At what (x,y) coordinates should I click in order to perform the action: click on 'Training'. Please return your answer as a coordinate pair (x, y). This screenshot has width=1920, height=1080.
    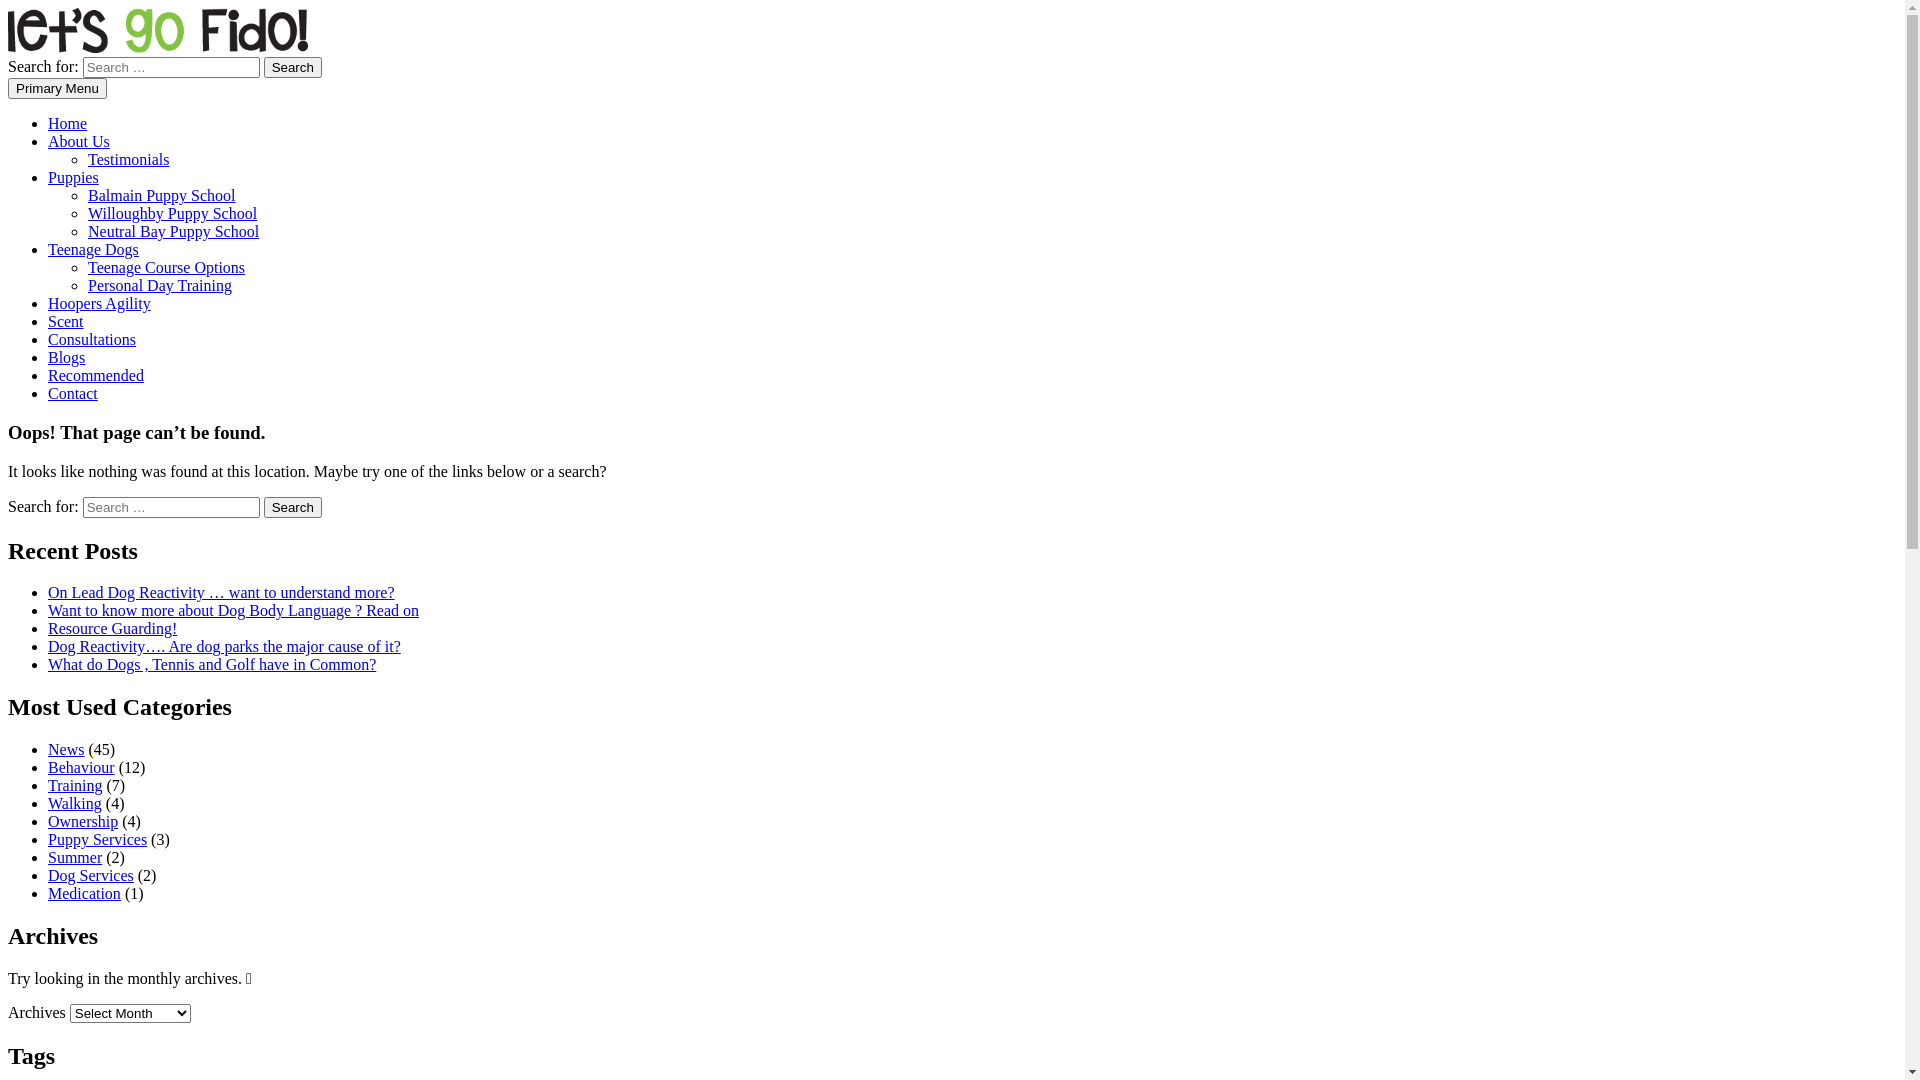
    Looking at the image, I should click on (75, 784).